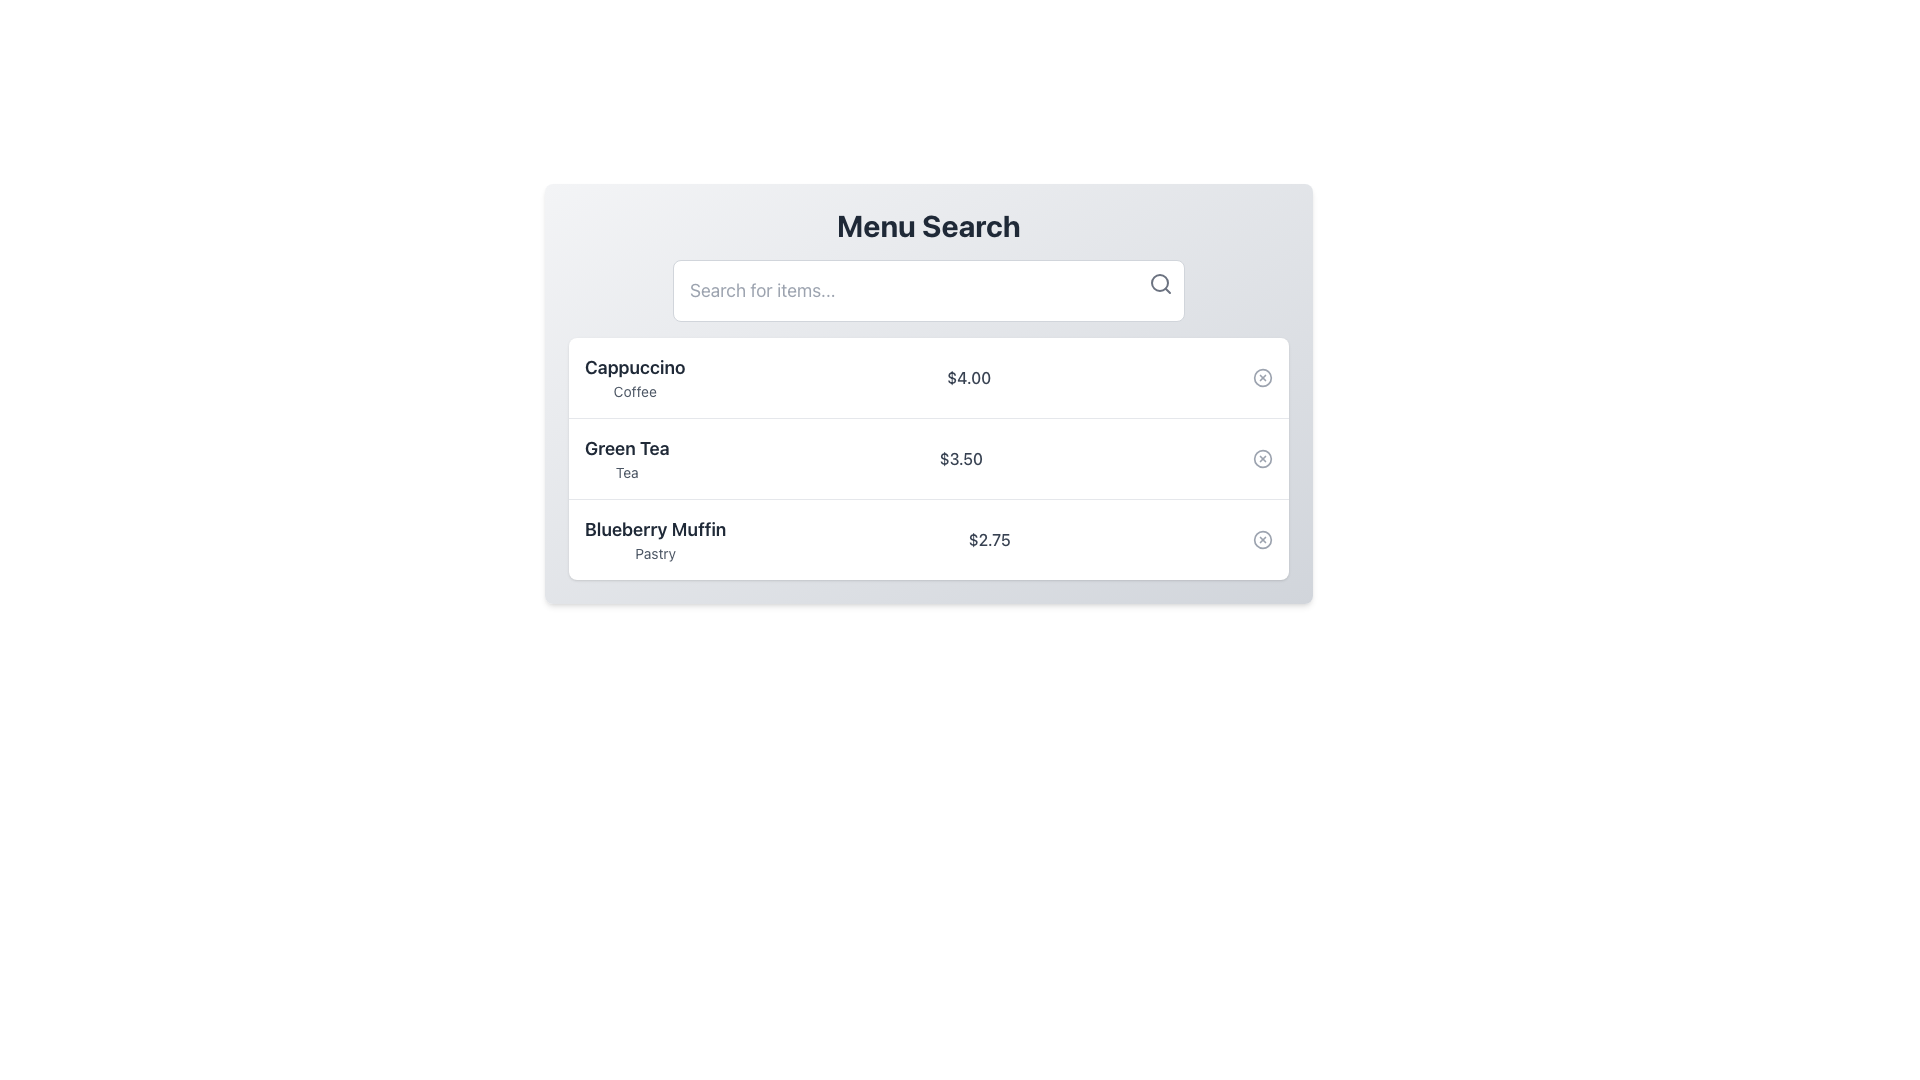  I want to click on the decorative circular SVG element associated with the delete button for the 'Green Tea' list item, which is positioned in the middle right, adjacent to its price of $3.50, so click(1261, 459).